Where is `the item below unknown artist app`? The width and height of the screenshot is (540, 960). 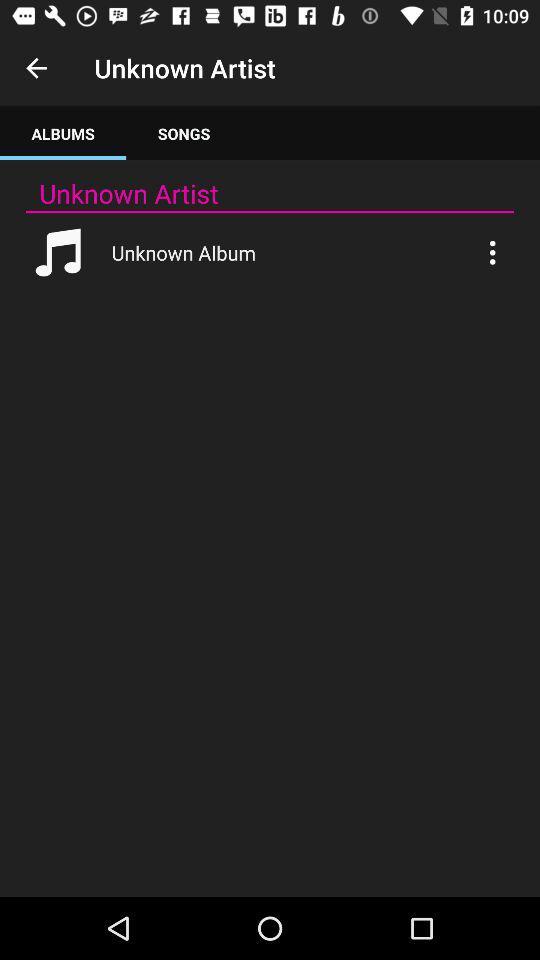
the item below unknown artist app is located at coordinates (270, 212).